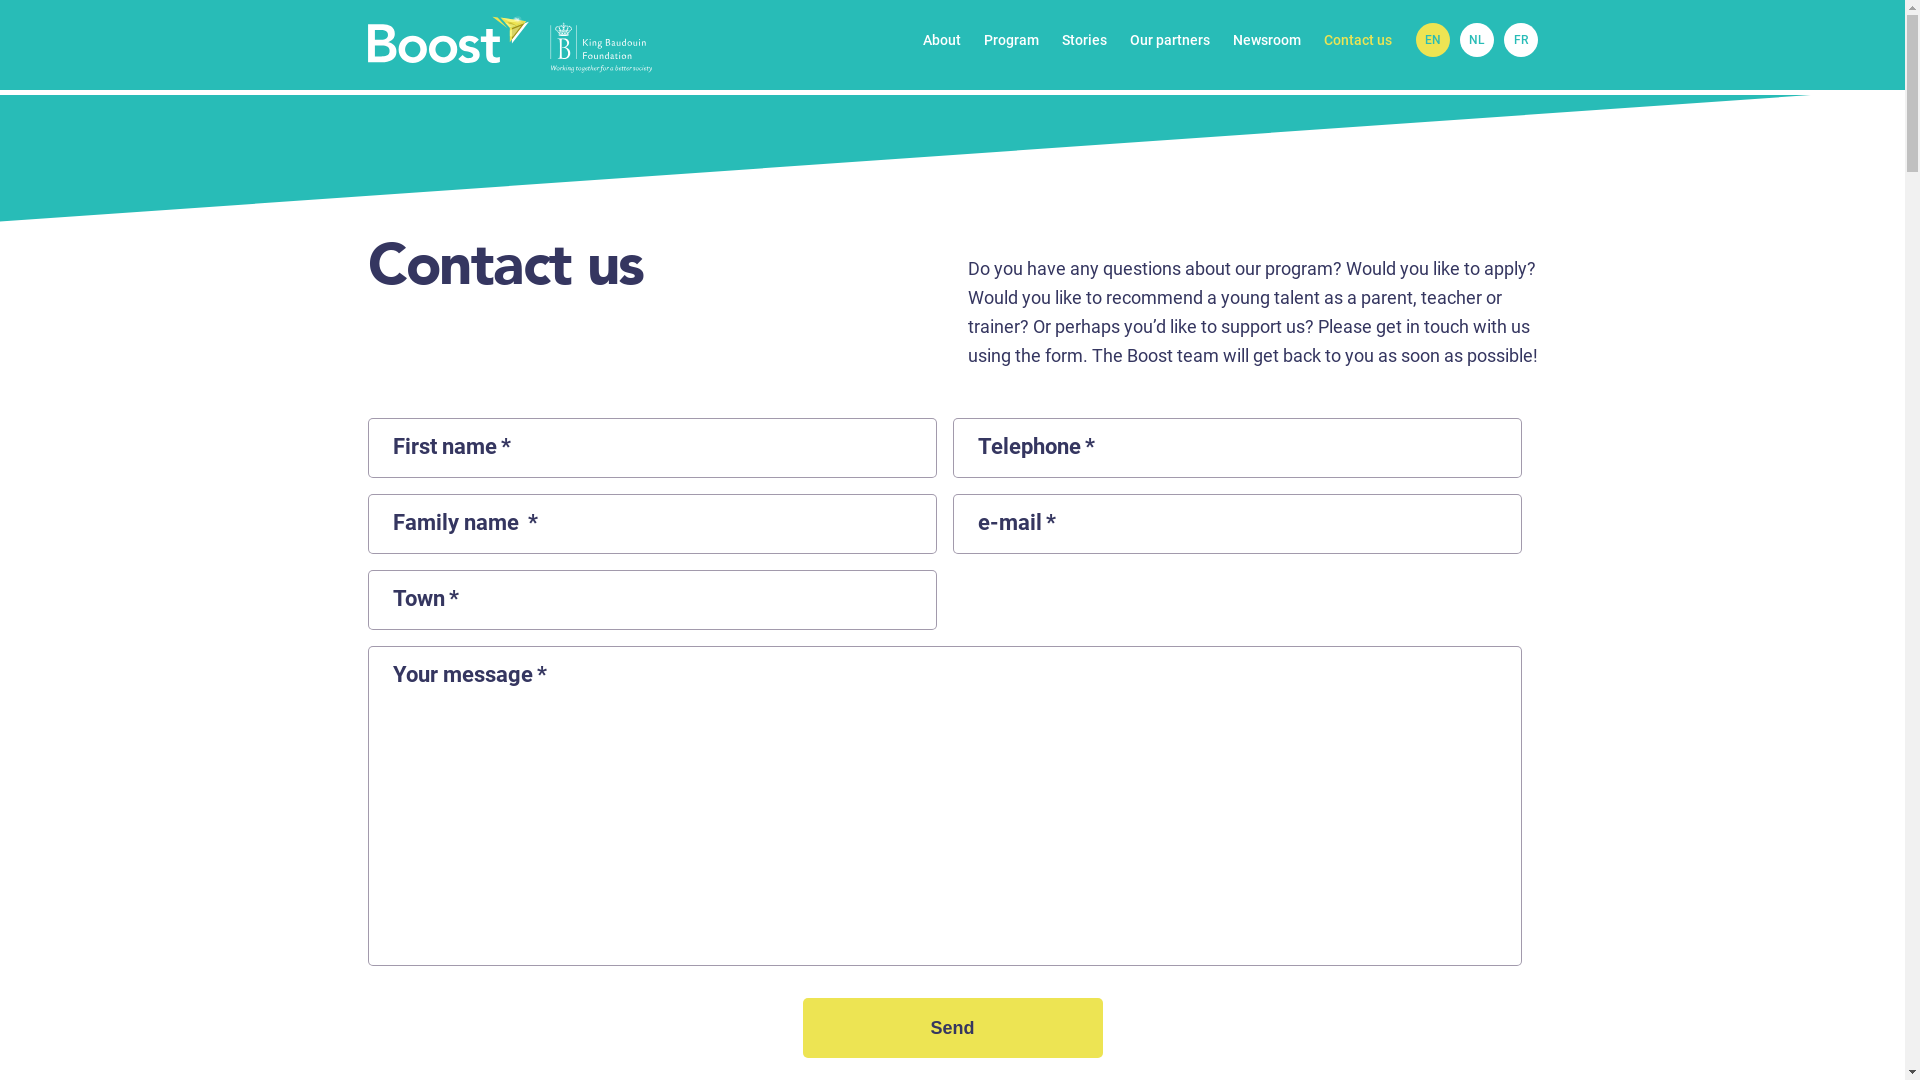 This screenshot has height=1080, width=1920. I want to click on 'Program', so click(1011, 39).